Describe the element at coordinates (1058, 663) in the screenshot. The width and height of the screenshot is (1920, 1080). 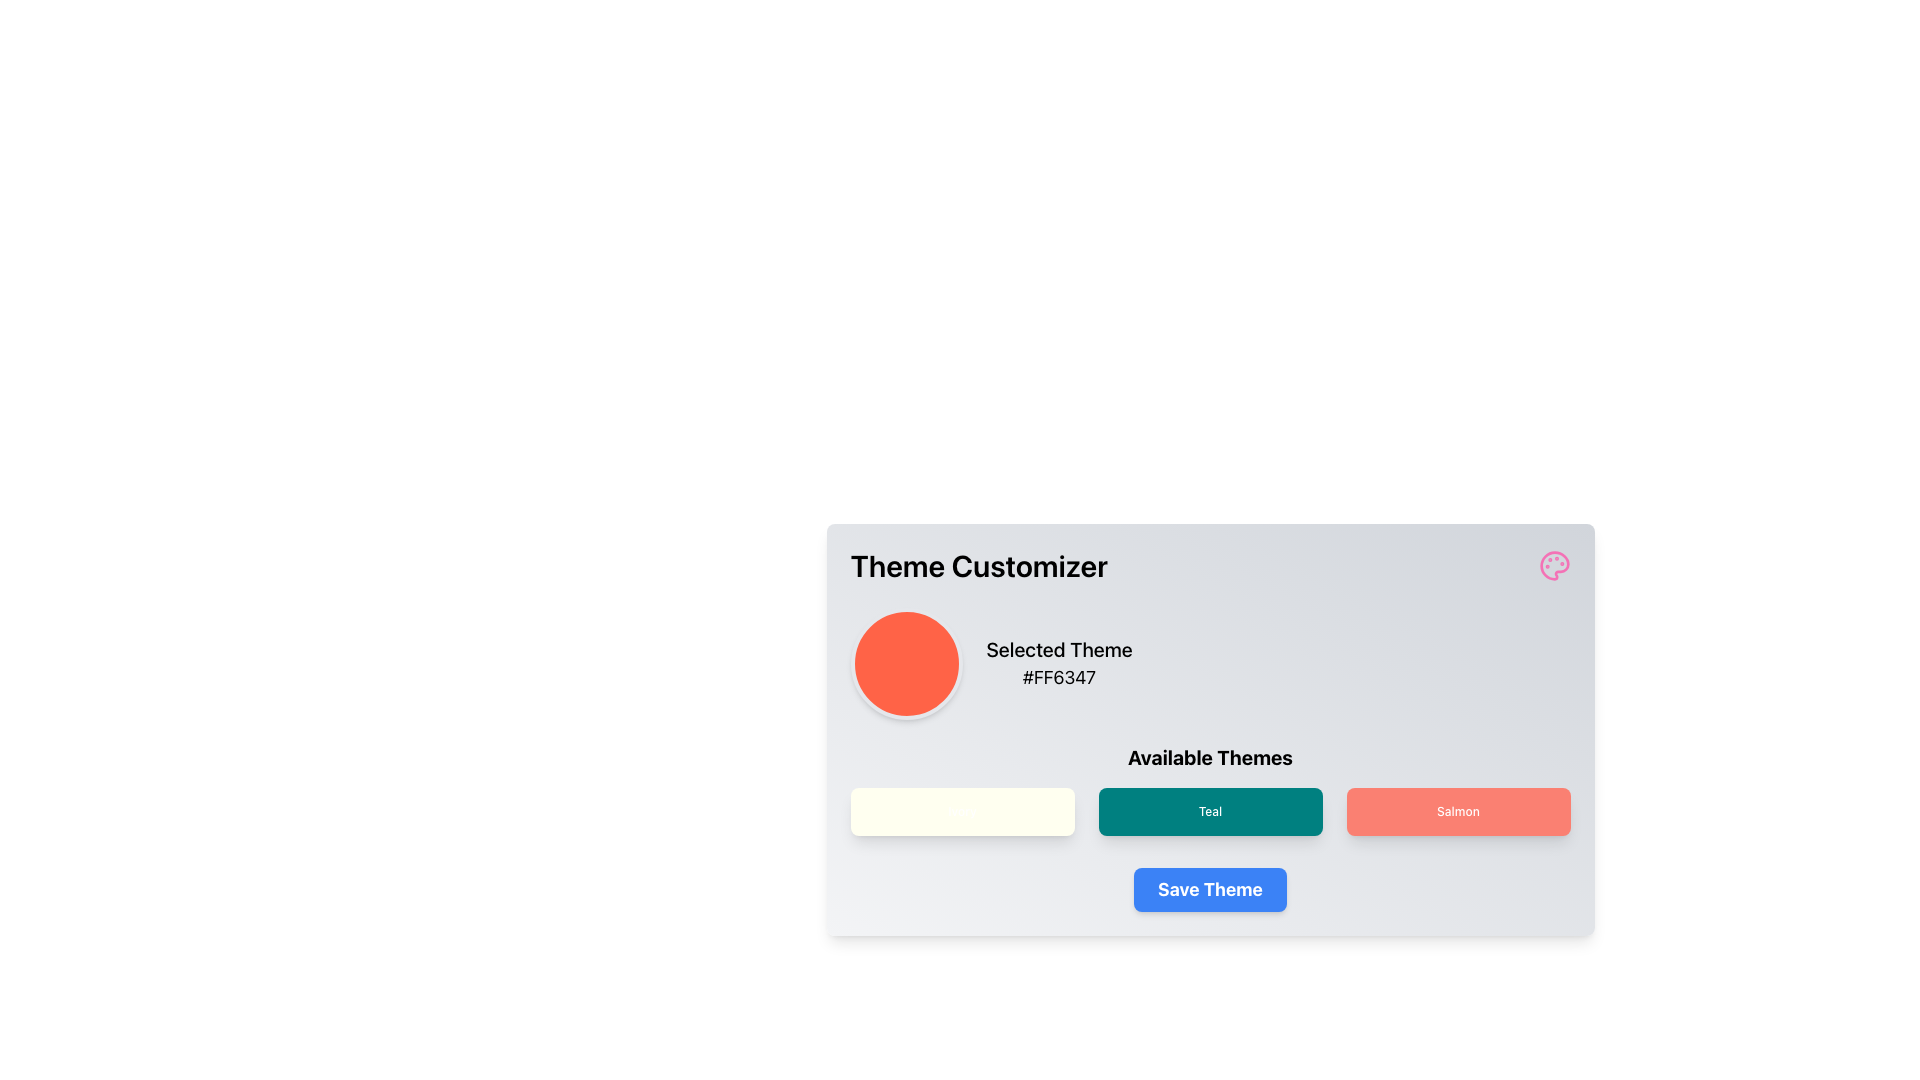
I see `the text label indicating the currently selected theme` at that location.